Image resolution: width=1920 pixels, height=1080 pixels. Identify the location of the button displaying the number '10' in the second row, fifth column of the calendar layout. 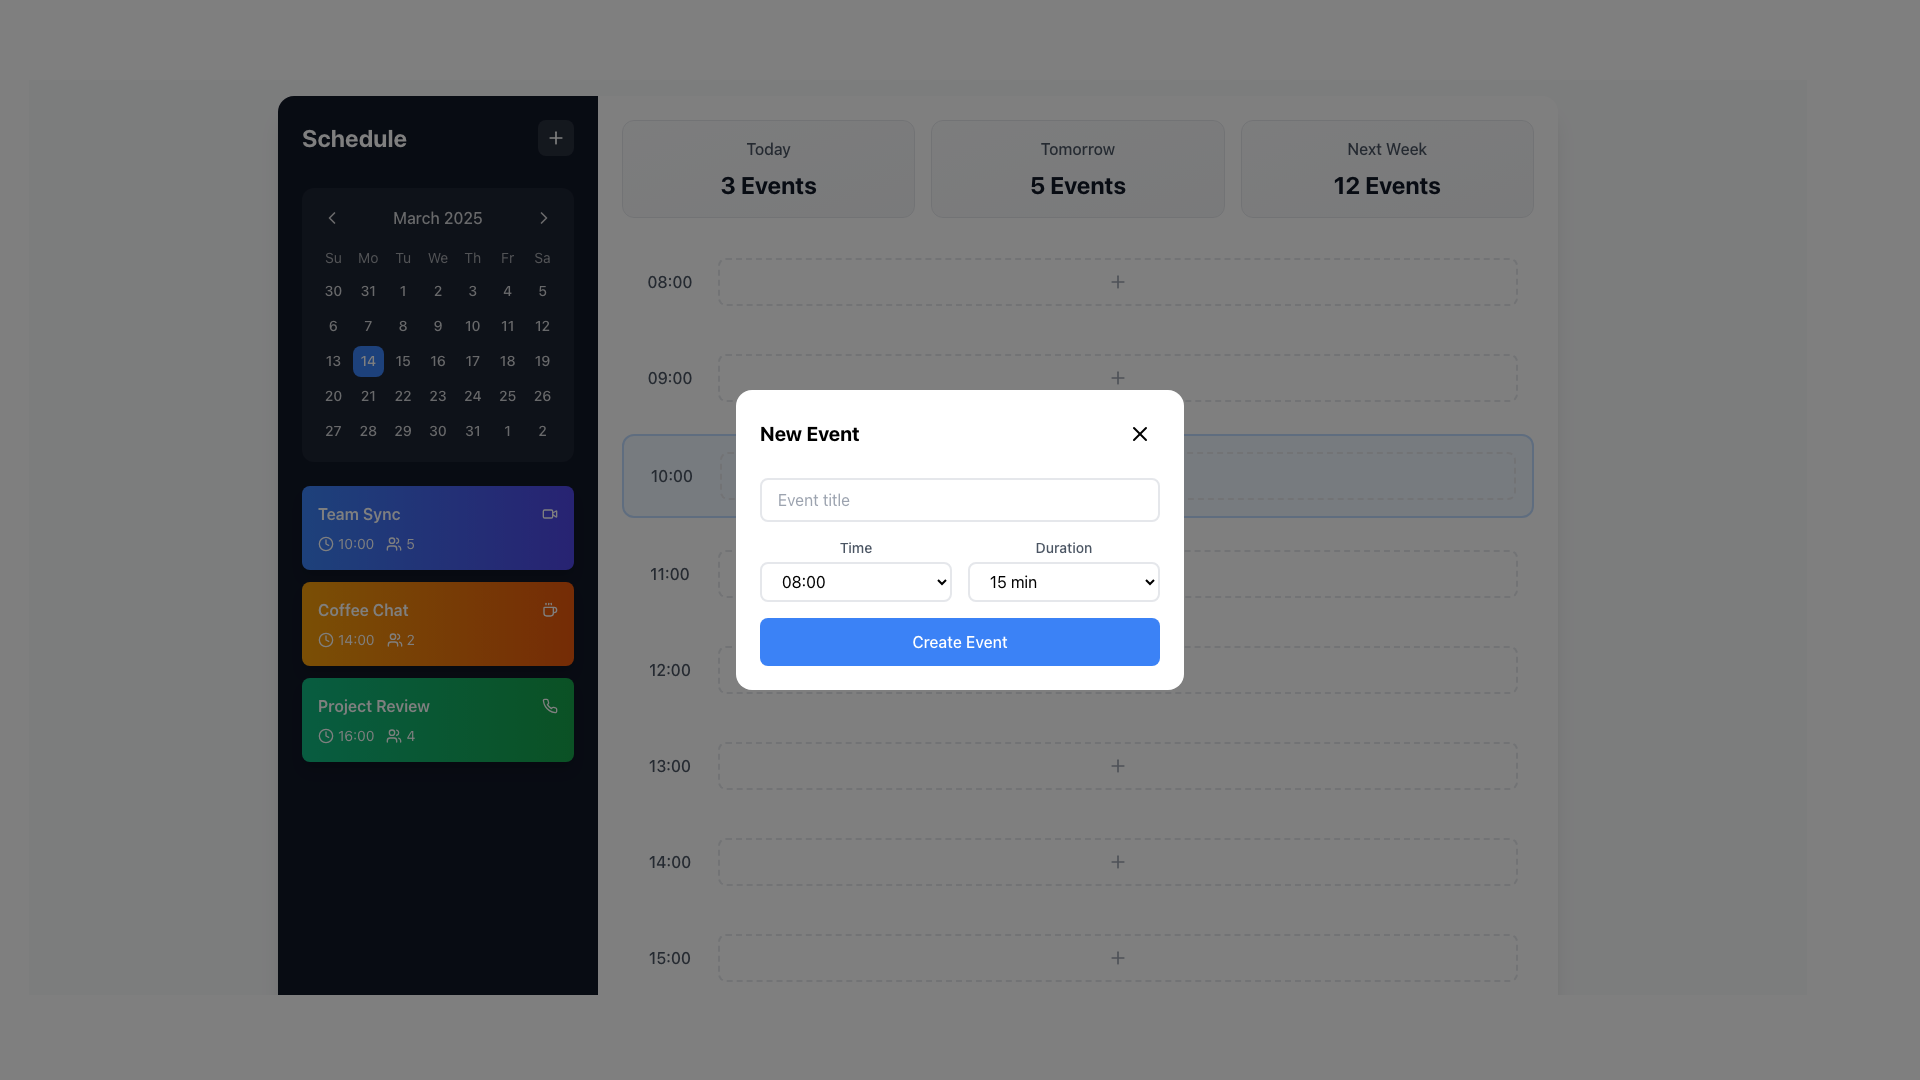
(471, 325).